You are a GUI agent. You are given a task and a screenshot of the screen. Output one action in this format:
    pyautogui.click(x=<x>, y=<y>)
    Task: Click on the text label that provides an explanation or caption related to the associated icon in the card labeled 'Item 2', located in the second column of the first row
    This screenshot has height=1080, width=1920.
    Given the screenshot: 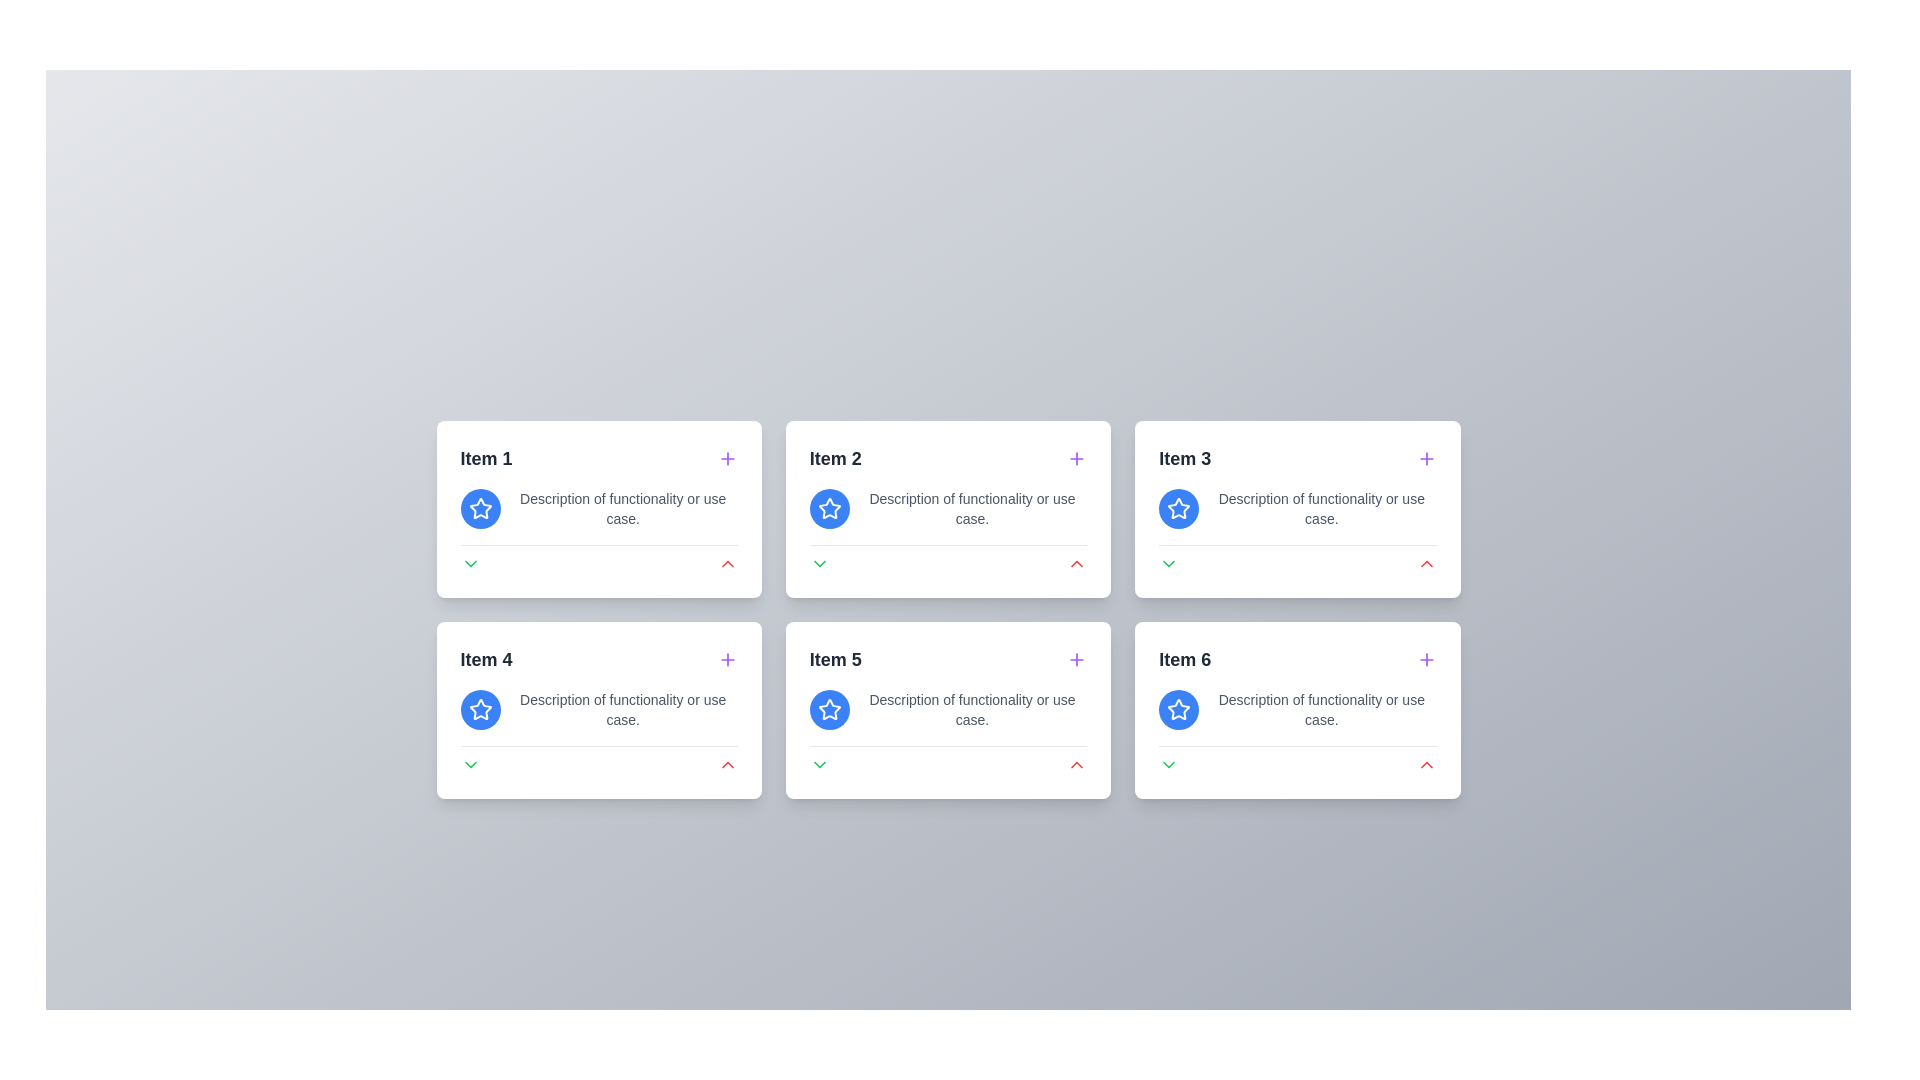 What is the action you would take?
    pyautogui.click(x=947, y=508)
    